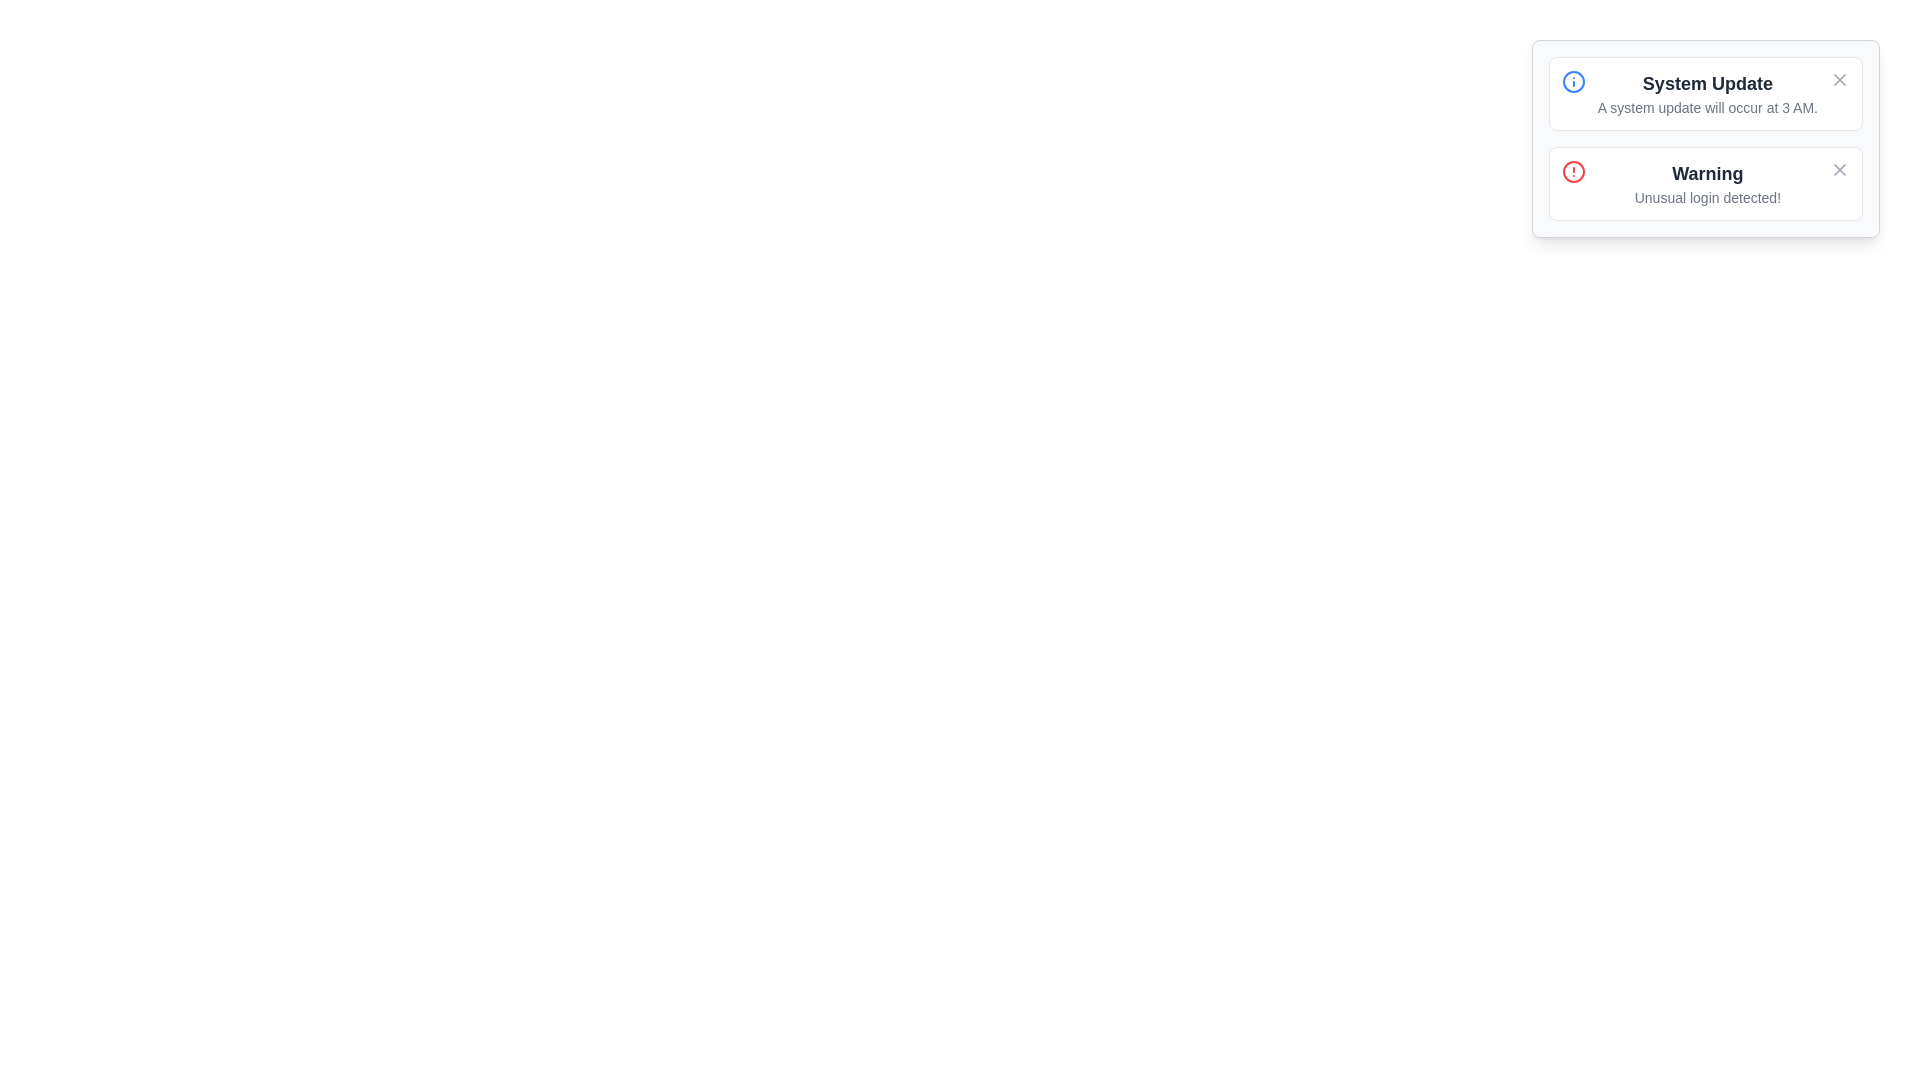 The width and height of the screenshot is (1920, 1080). What do you see at coordinates (1572, 80) in the screenshot?
I see `circular SVG graphic component that is part of the 'System Update' notification icon, located on the left side of the label` at bounding box center [1572, 80].